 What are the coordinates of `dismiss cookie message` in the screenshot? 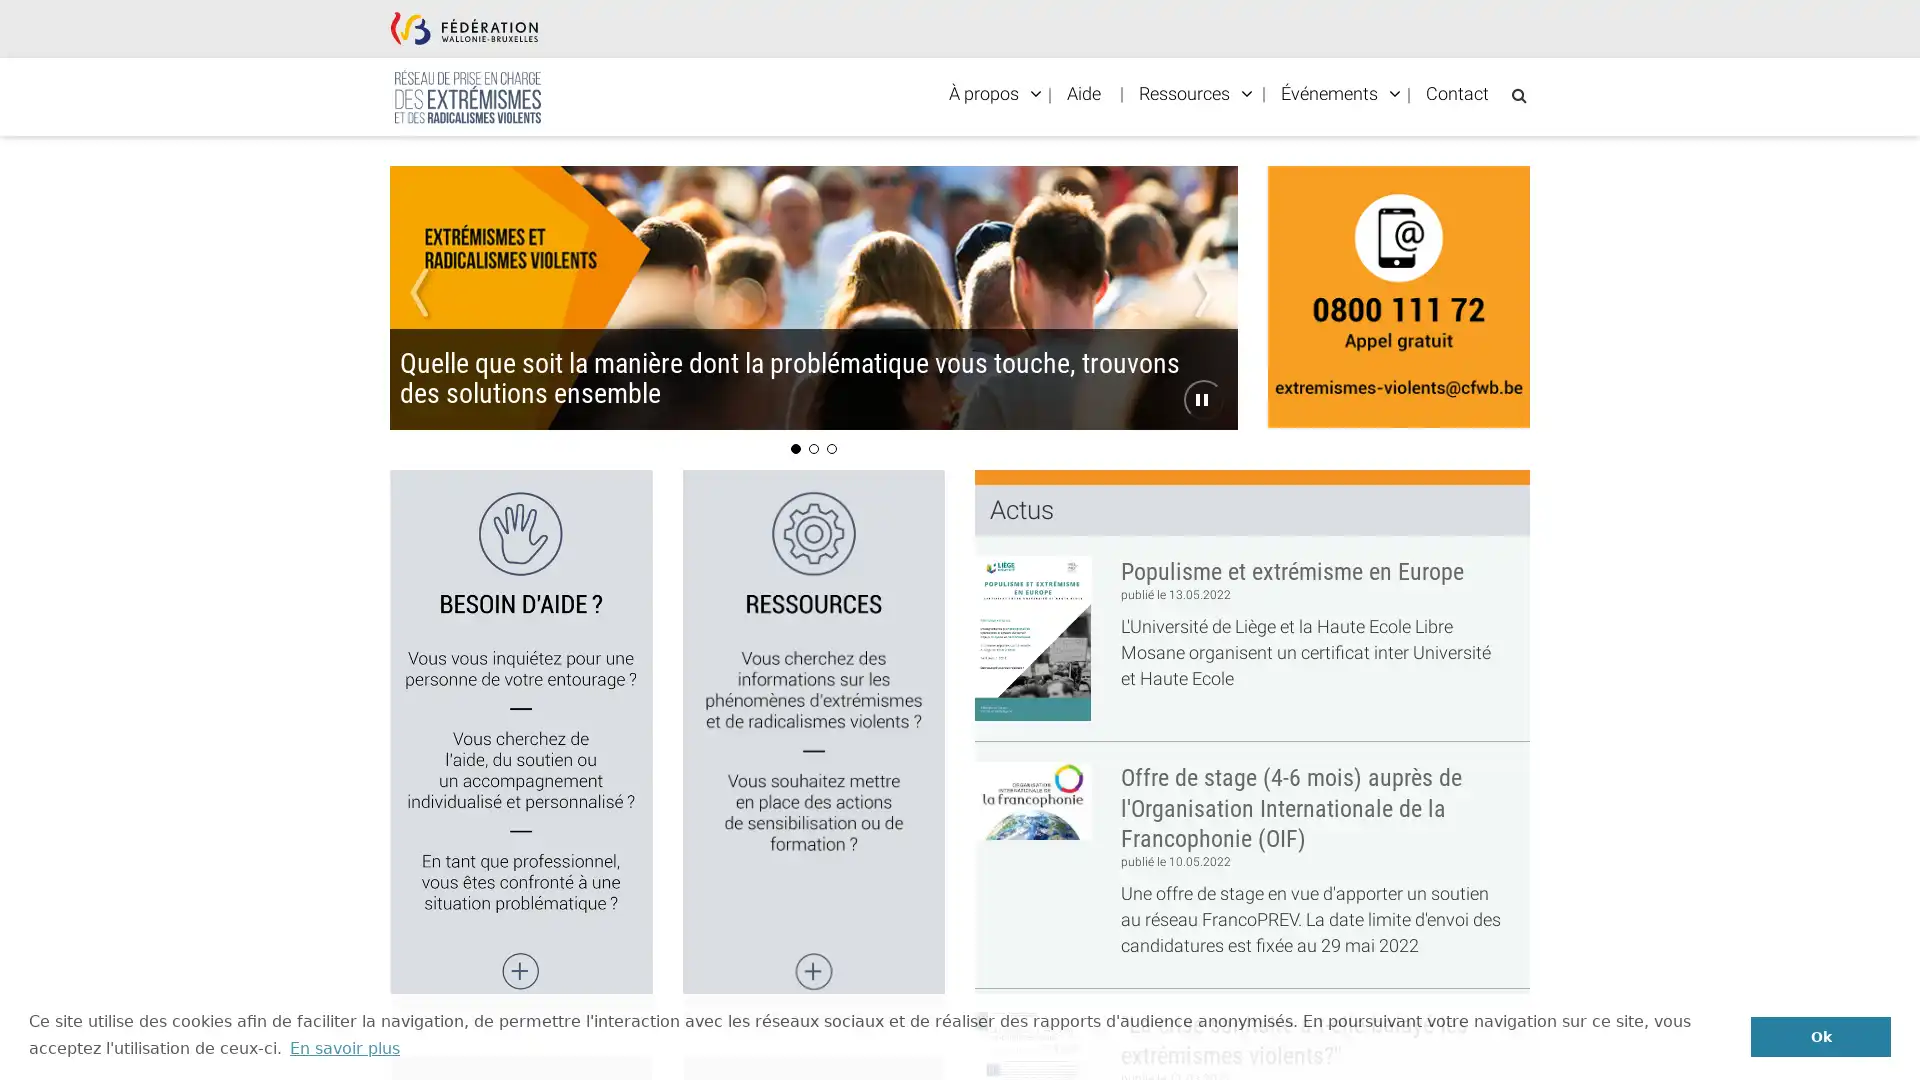 It's located at (1820, 1035).